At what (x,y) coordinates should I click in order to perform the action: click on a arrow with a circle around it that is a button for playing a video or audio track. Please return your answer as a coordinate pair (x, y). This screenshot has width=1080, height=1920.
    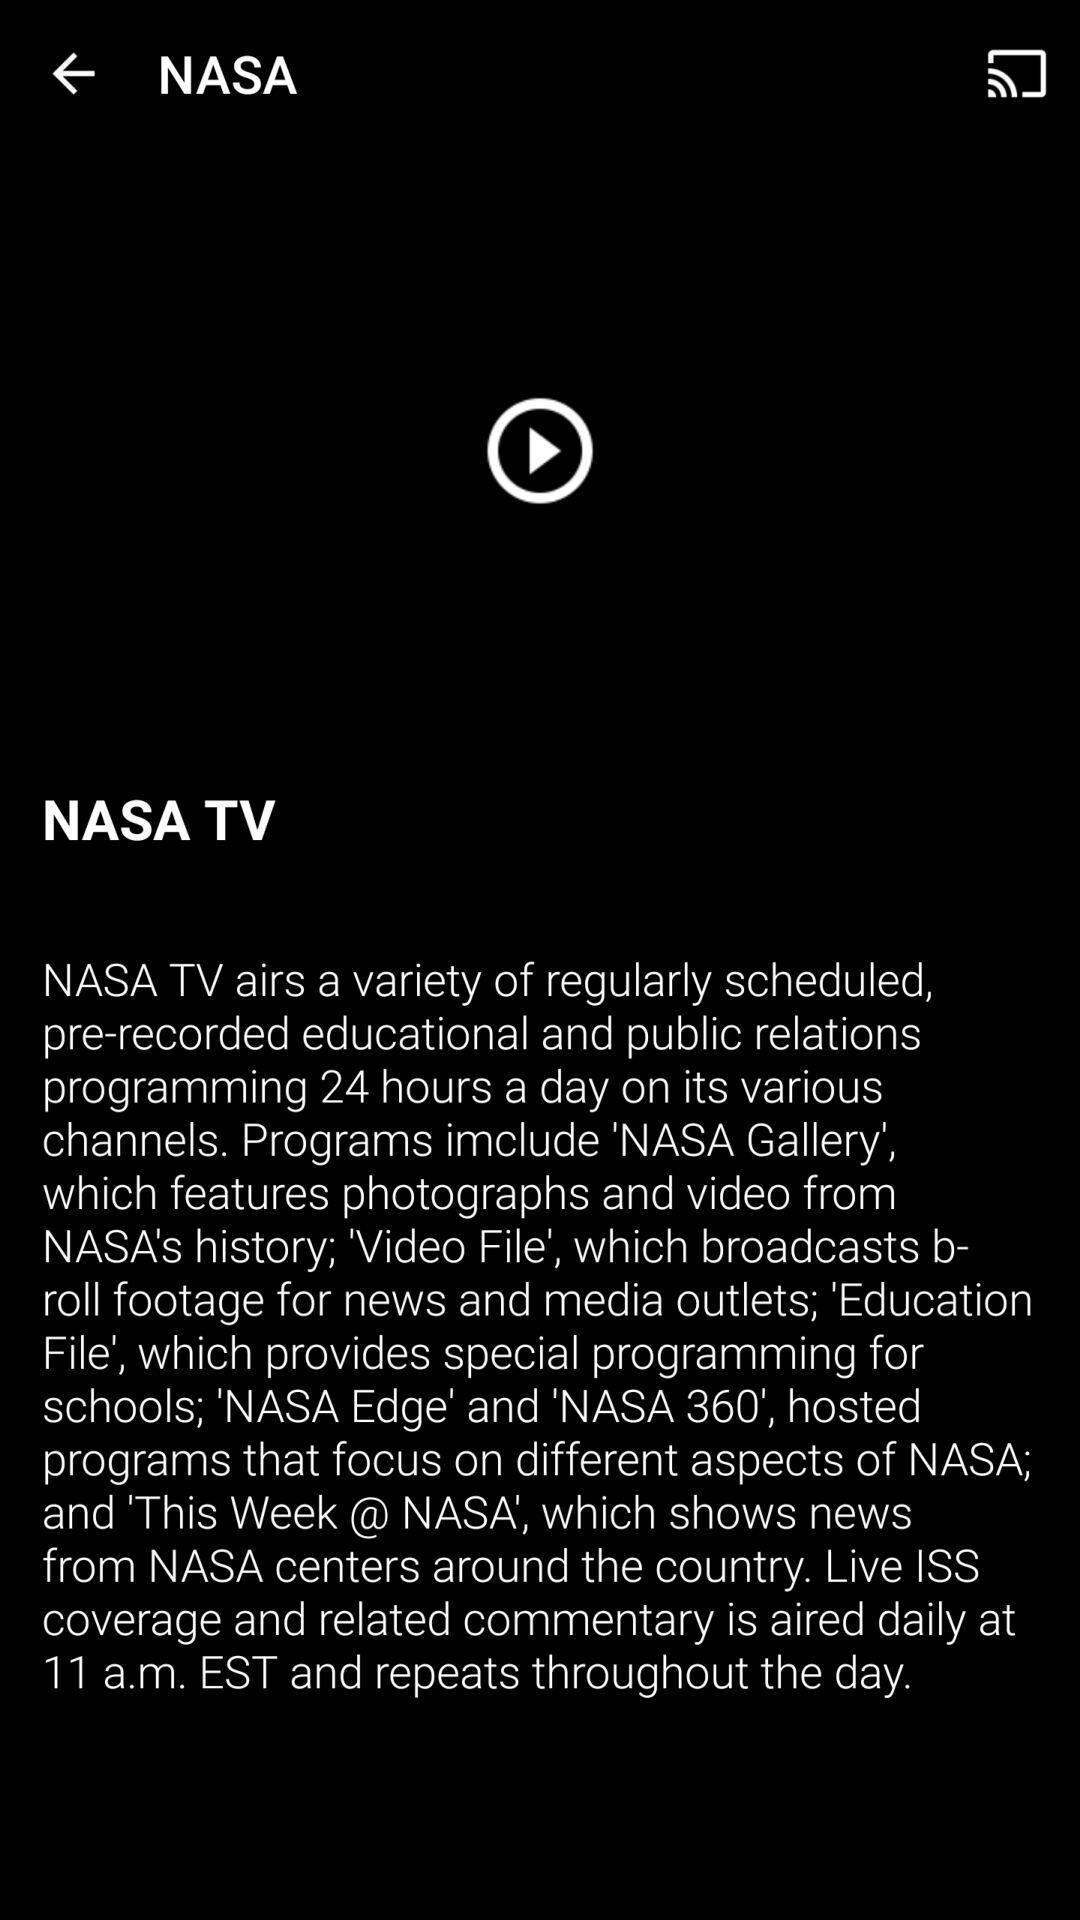
    Looking at the image, I should click on (540, 449).